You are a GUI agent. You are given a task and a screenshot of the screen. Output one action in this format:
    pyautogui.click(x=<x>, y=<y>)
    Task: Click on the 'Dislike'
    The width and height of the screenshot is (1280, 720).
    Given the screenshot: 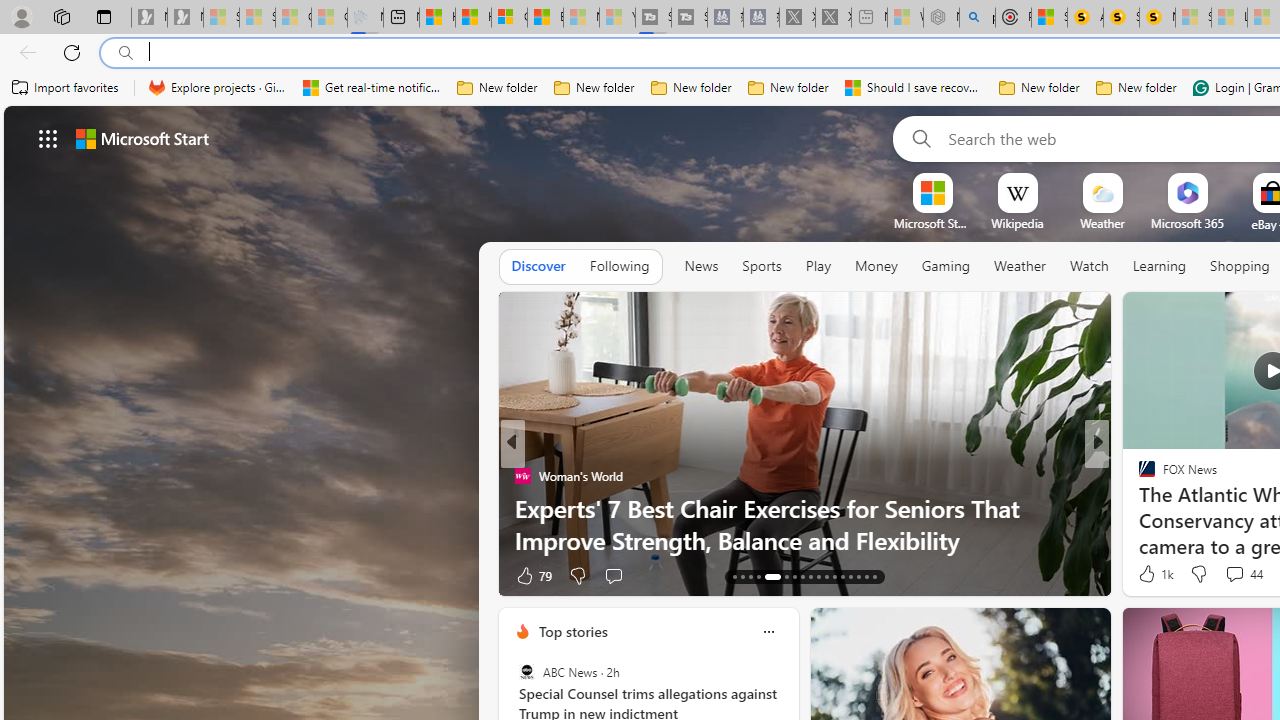 What is the action you would take?
    pyautogui.click(x=1198, y=574)
    